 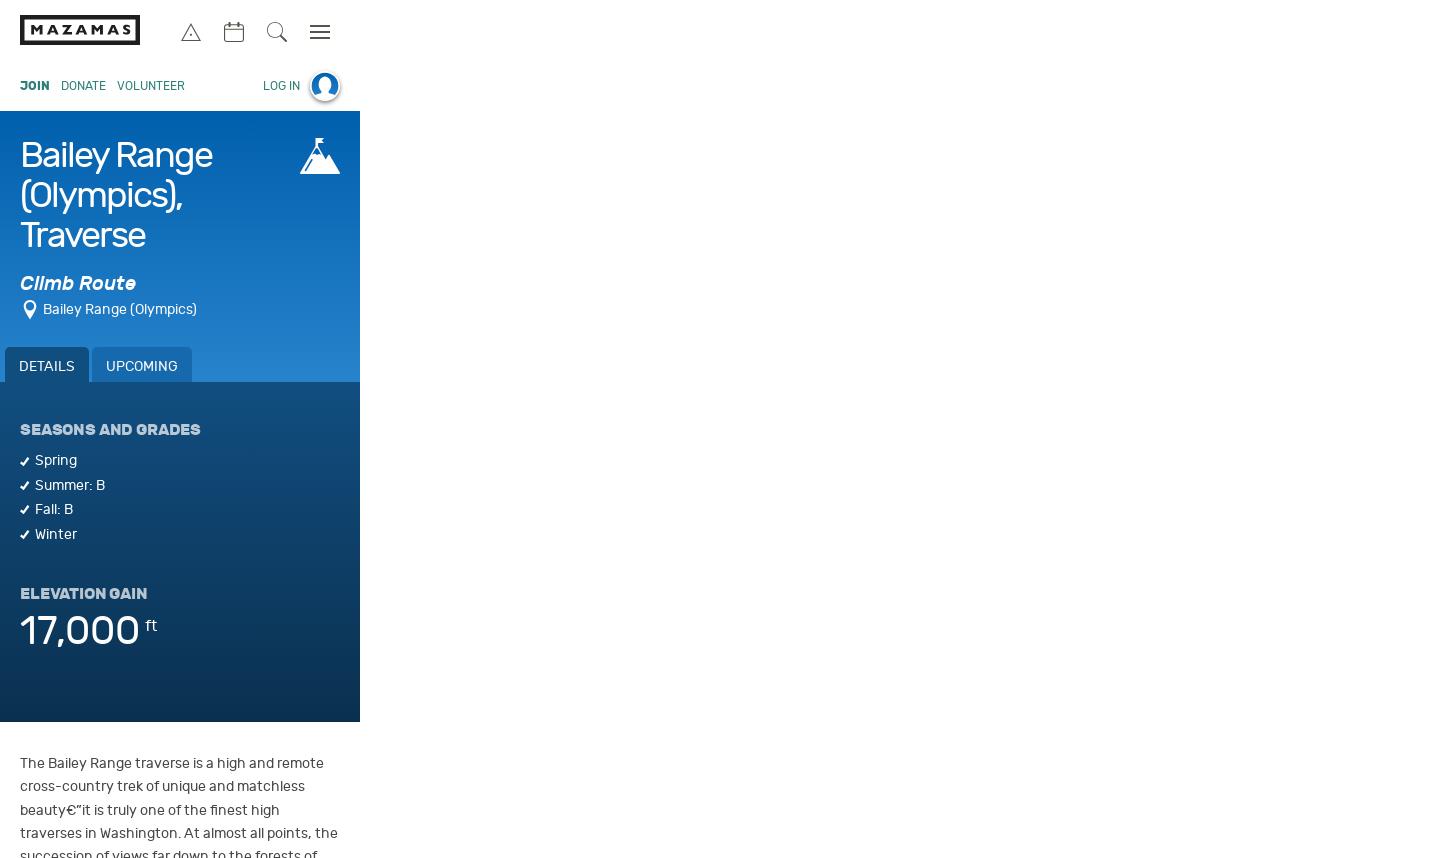 I want to click on 'Winter', so click(x=55, y=533).